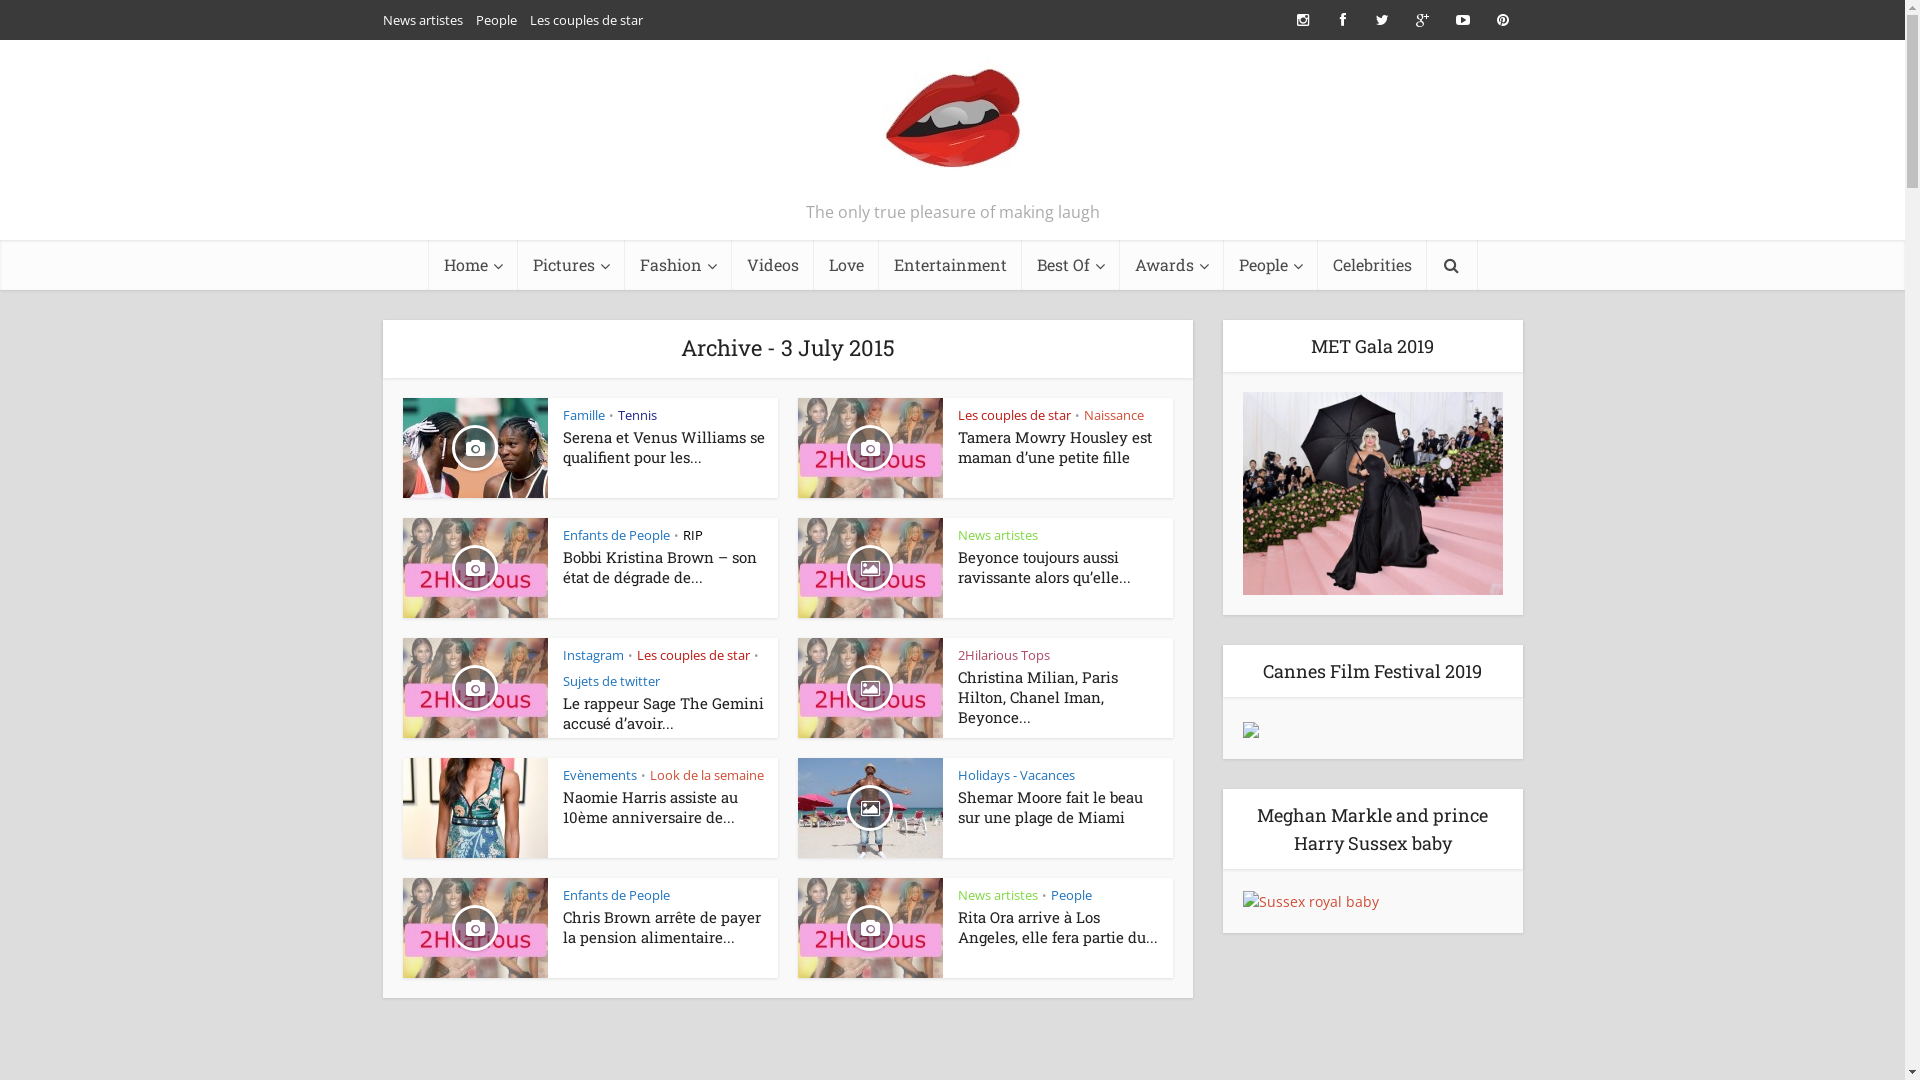 Image resolution: width=1920 pixels, height=1080 pixels. I want to click on 'Tennis', so click(636, 414).